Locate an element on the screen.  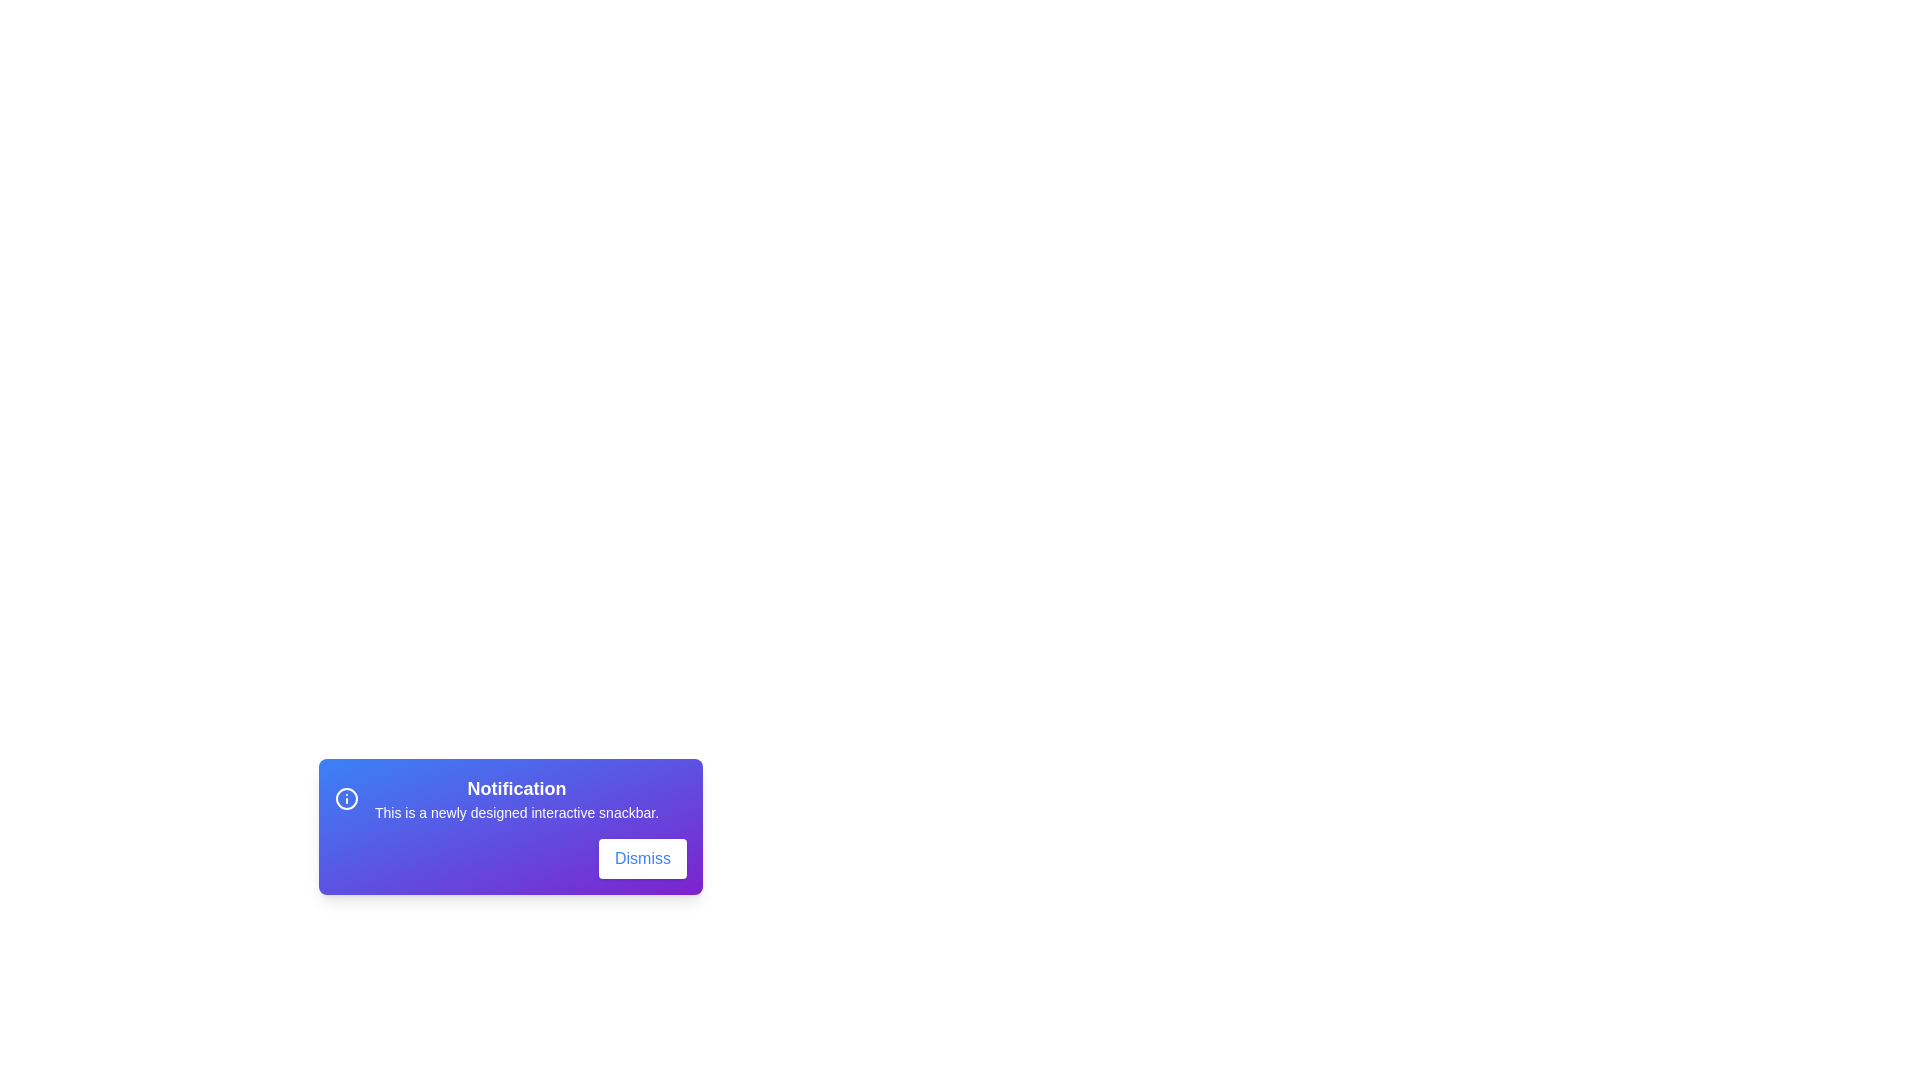
text content of the notification message displayed in the text block located near the top section of the snackbar, which is horizontally centered and positioned above the 'Dismiss' button is located at coordinates (510, 797).